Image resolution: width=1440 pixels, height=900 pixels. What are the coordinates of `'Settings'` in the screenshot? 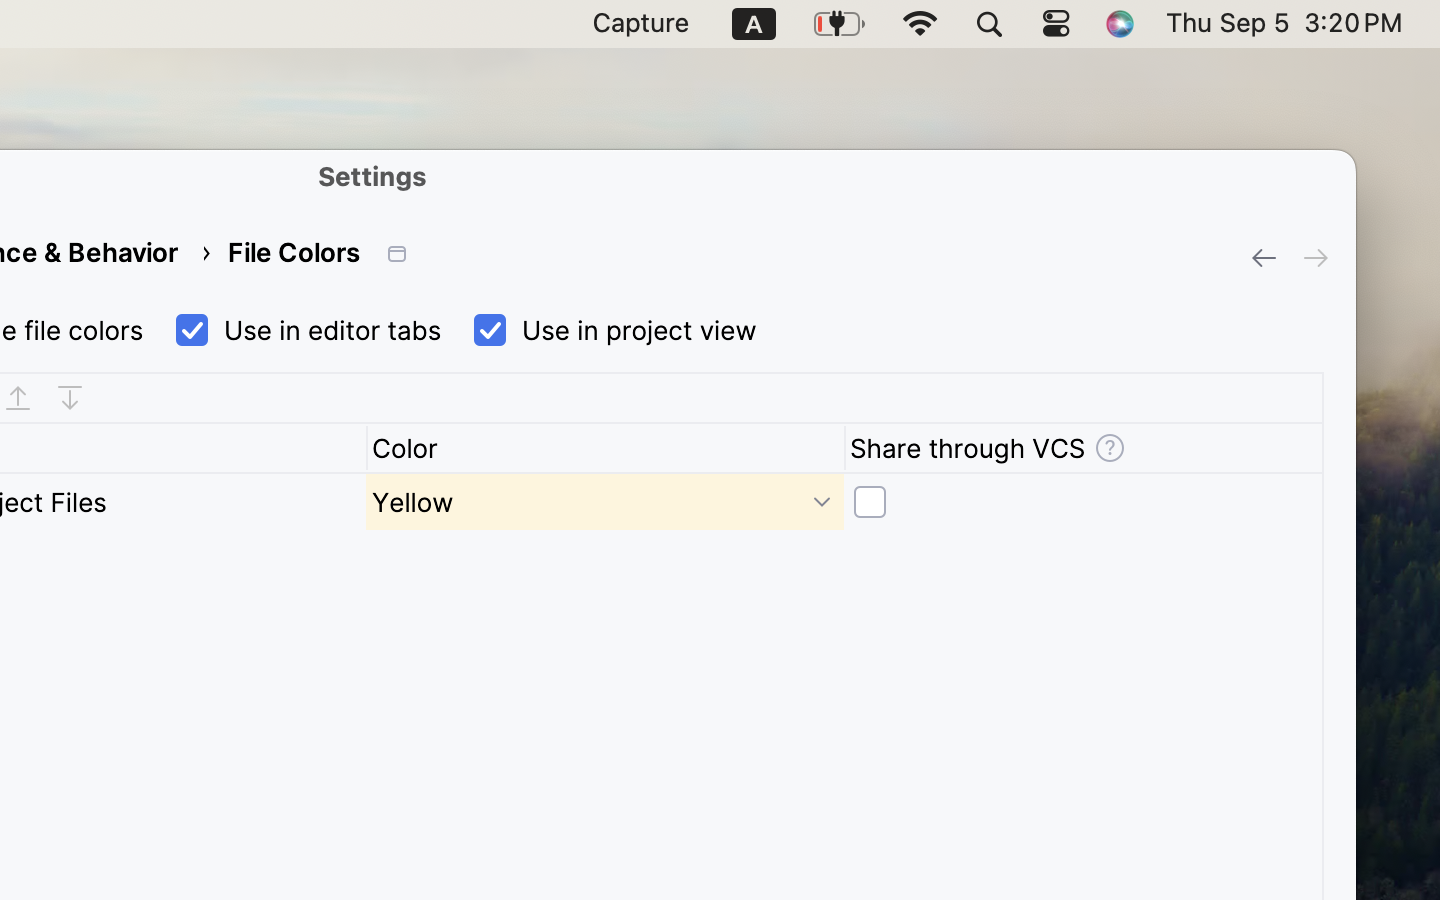 It's located at (371, 176).